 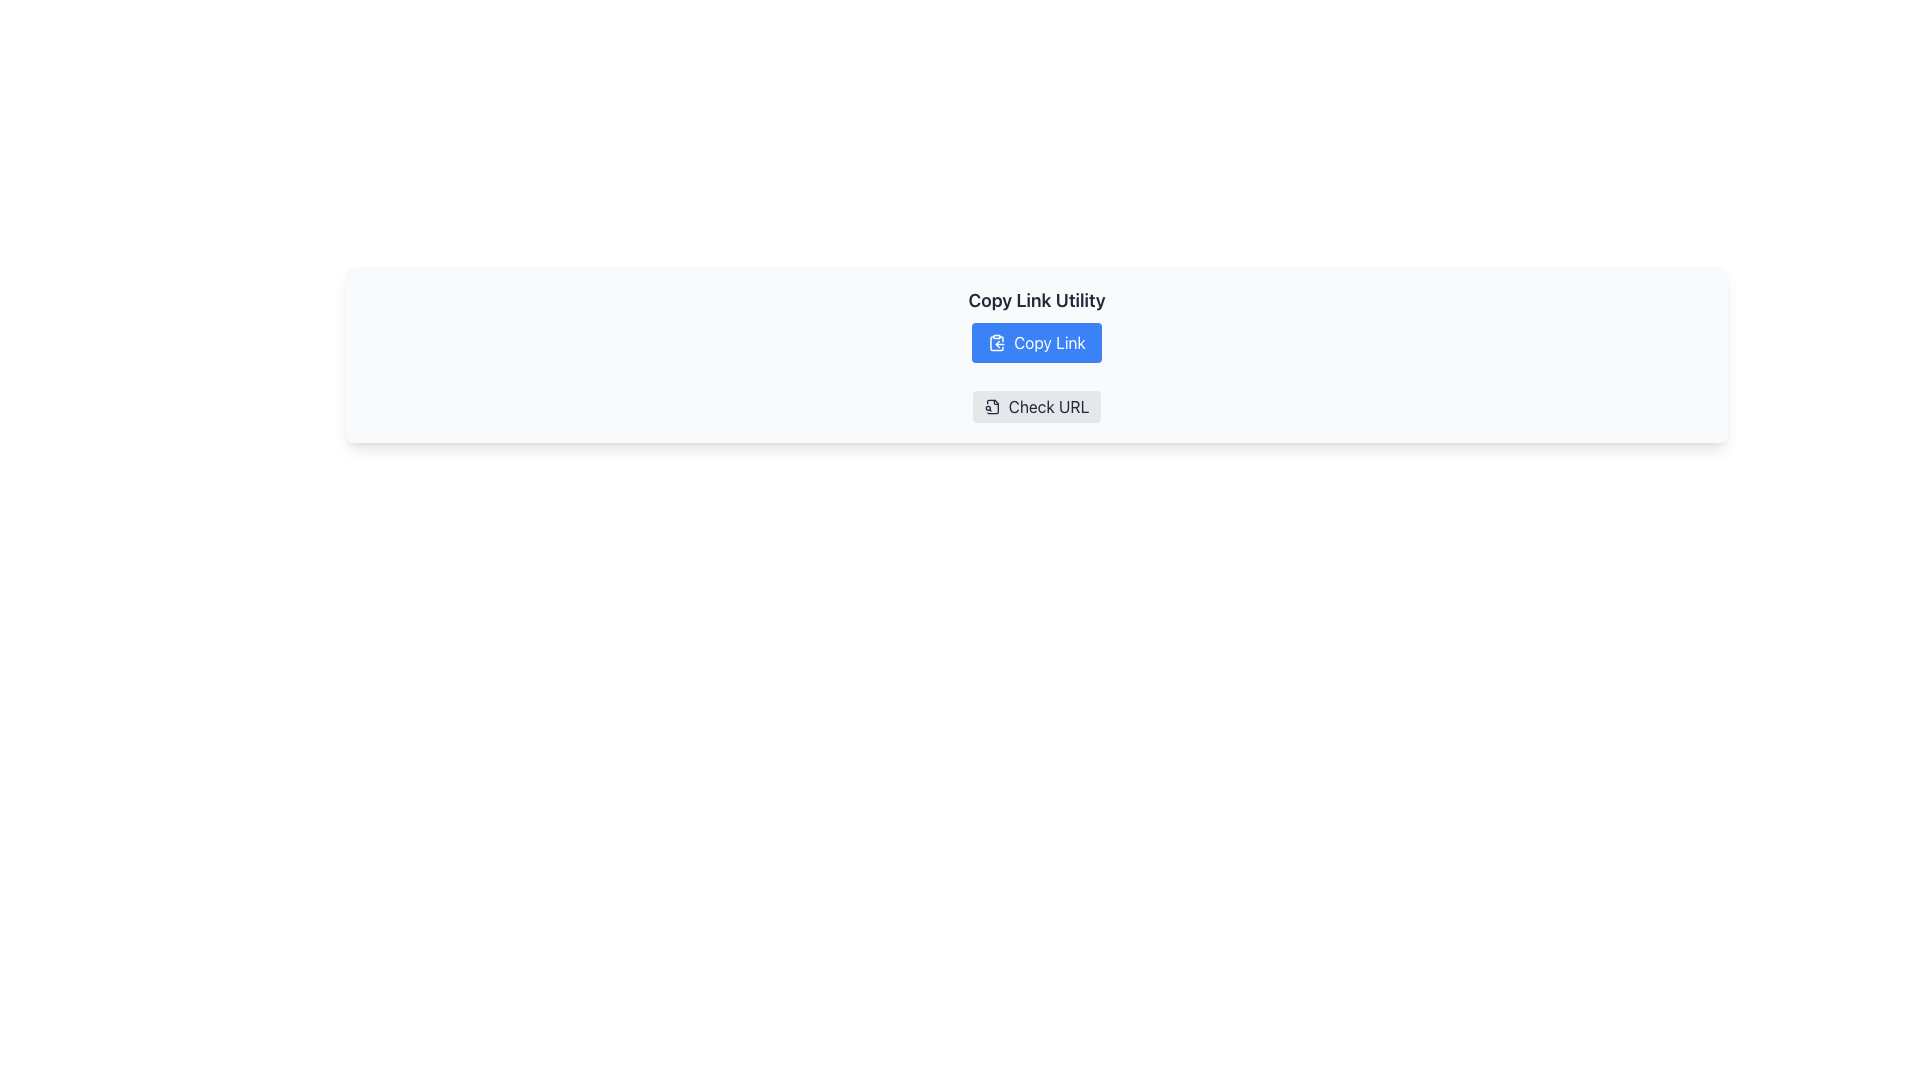 I want to click on the button labeled 'Check URL' that contains a file search icon represented by a document outline with a magnifying glass, so click(x=992, y=406).